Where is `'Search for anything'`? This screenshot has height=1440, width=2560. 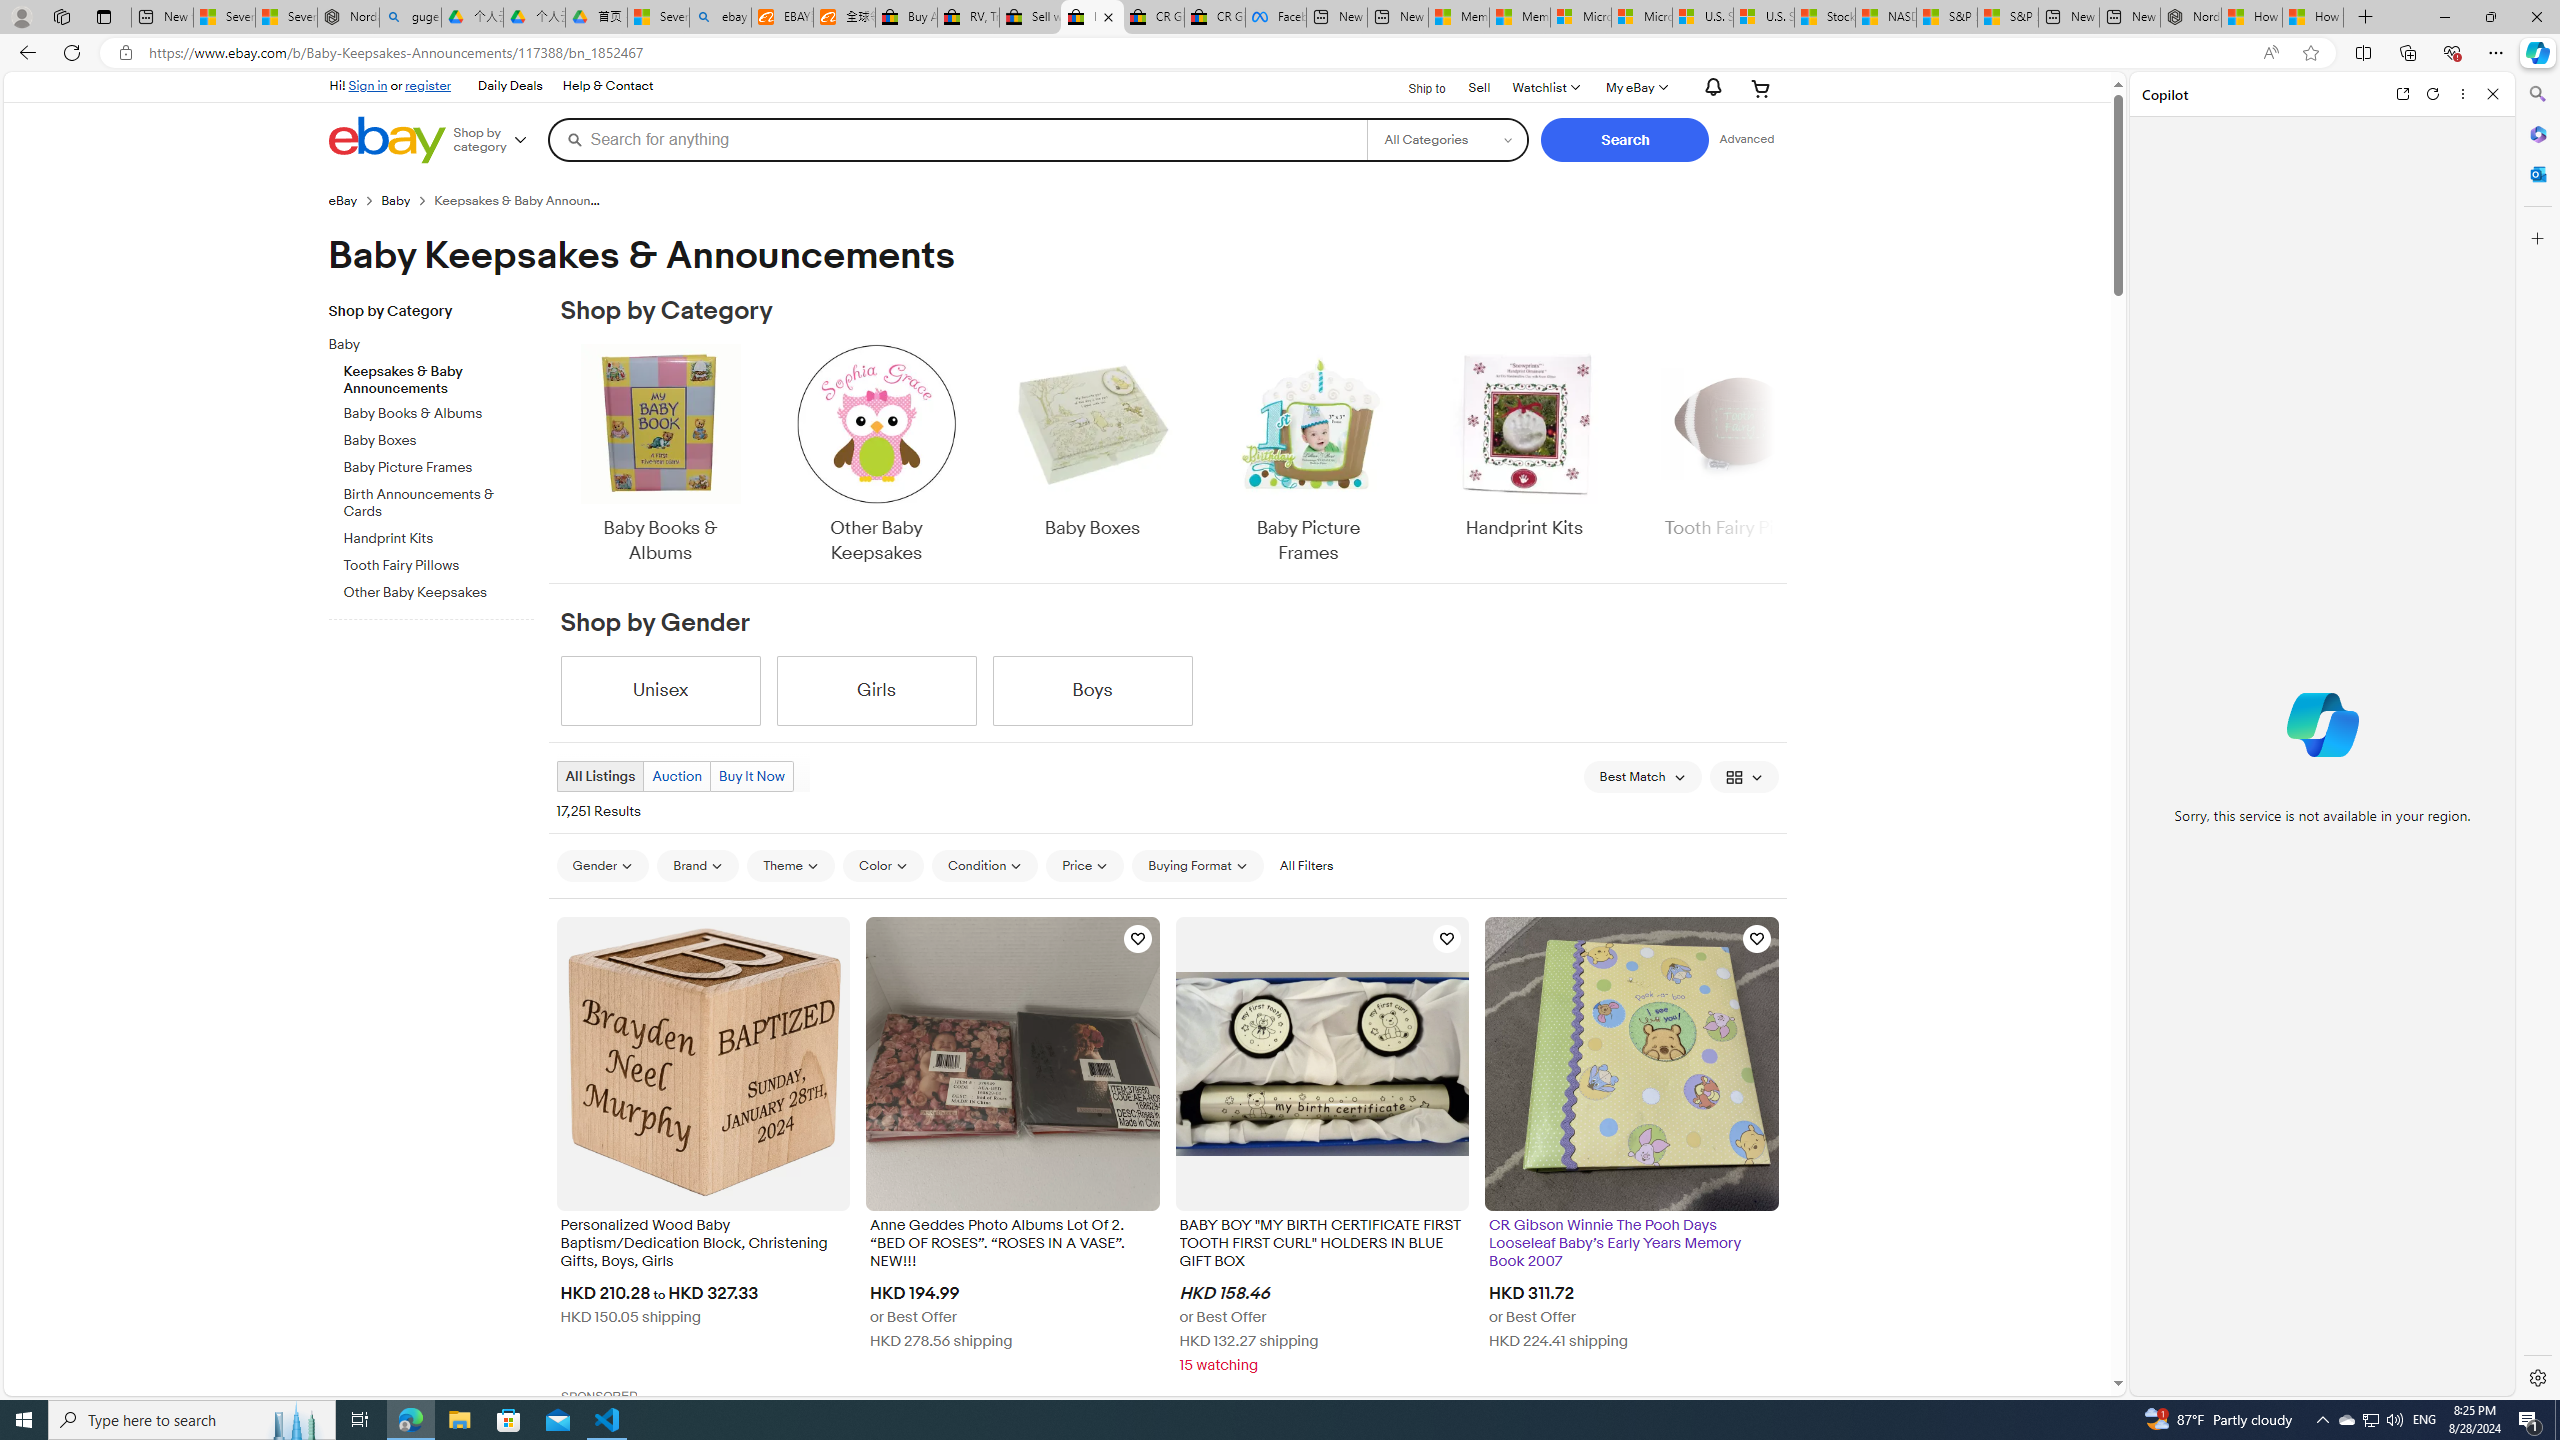
'Search for anything' is located at coordinates (957, 138).